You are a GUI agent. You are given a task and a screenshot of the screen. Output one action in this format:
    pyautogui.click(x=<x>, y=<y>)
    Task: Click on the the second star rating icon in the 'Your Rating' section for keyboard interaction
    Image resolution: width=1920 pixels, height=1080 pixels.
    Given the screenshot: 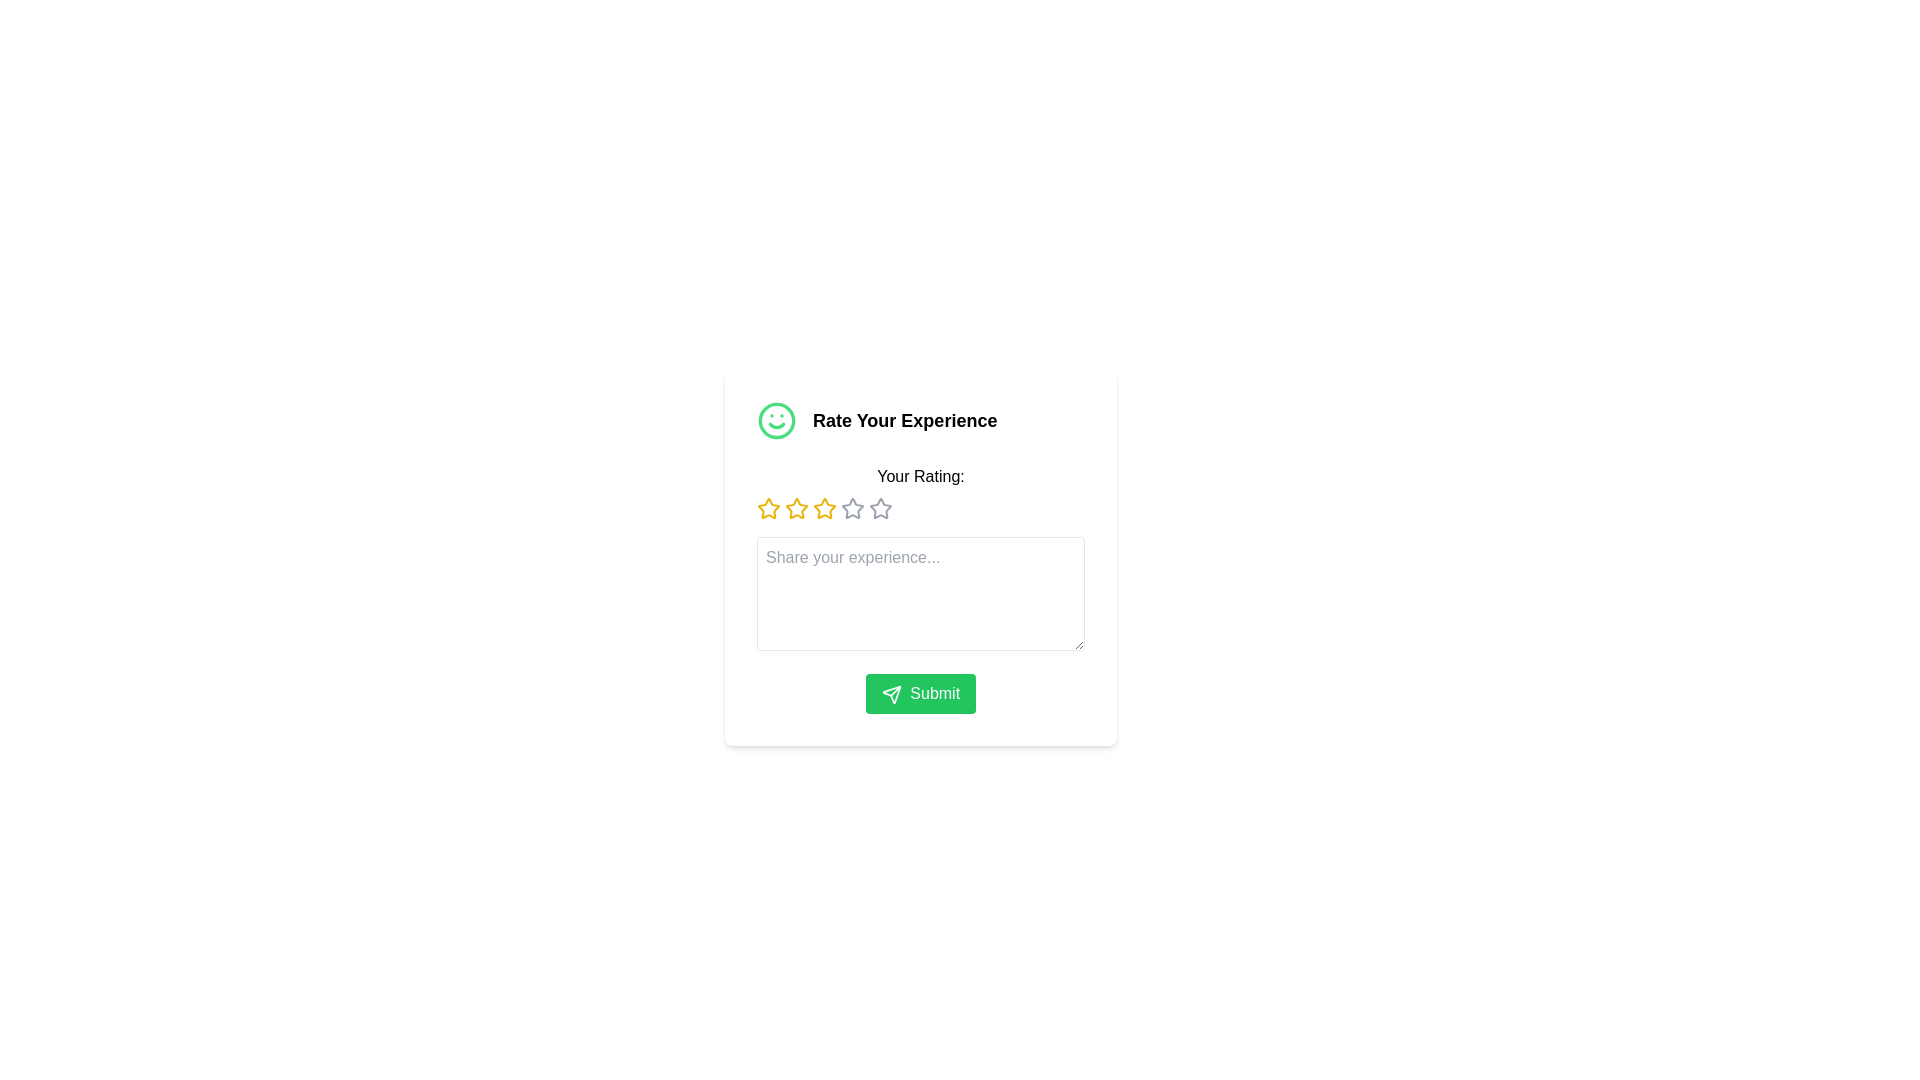 What is the action you would take?
    pyautogui.click(x=825, y=507)
    